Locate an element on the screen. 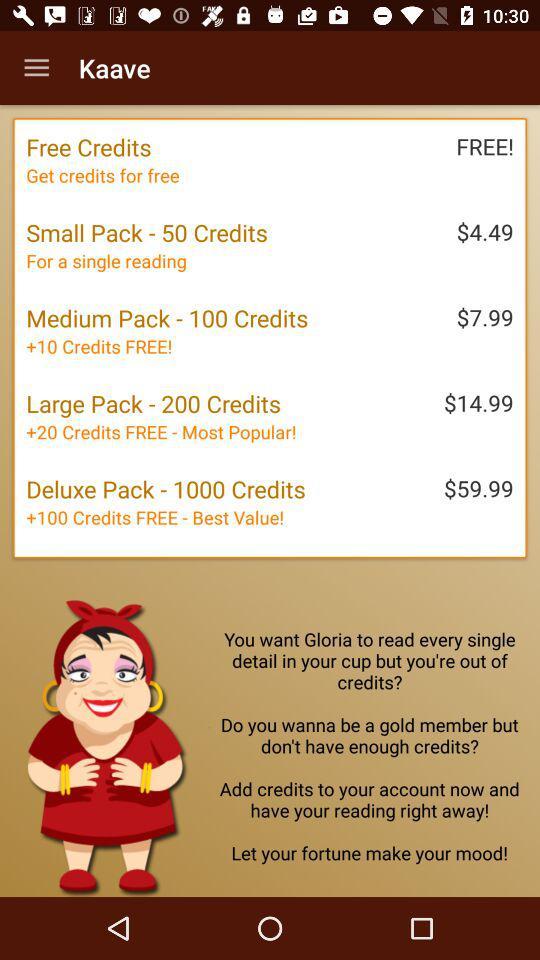 This screenshot has width=540, height=960. app to the left of kaave is located at coordinates (36, 68).